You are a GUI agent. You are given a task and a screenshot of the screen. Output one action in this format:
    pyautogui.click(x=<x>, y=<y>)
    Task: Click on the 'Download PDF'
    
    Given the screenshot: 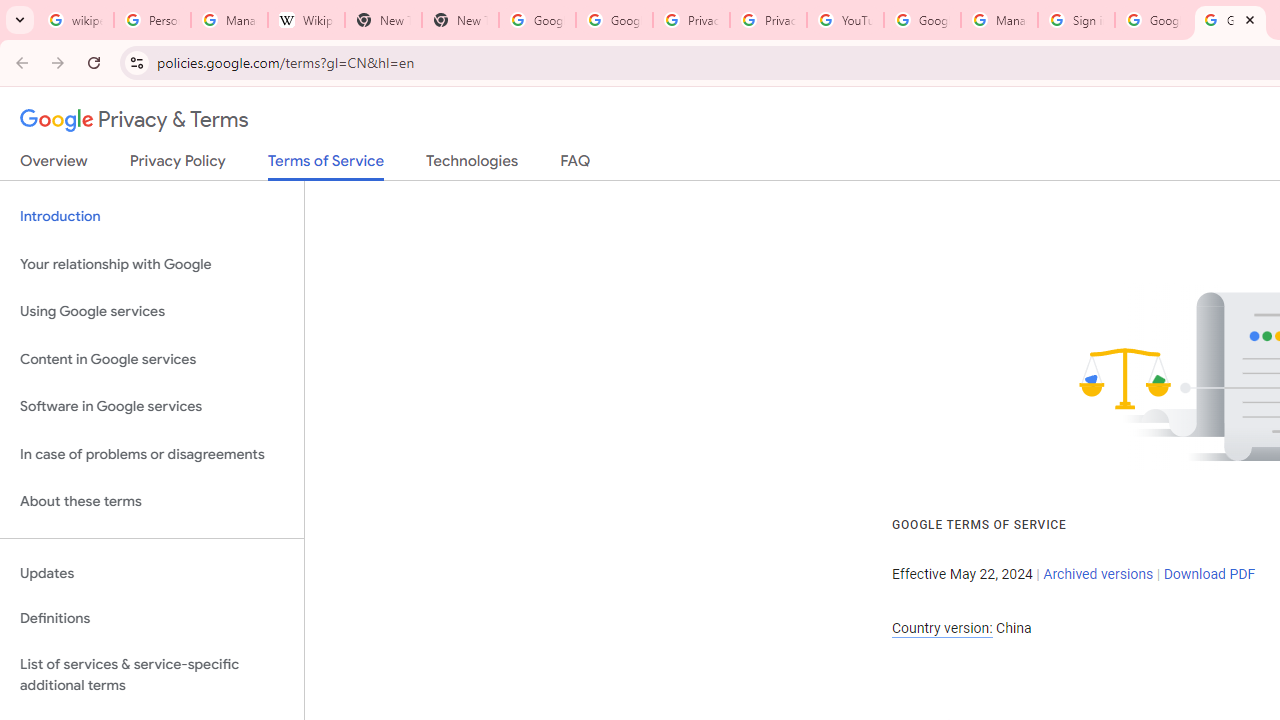 What is the action you would take?
    pyautogui.click(x=1208, y=574)
    